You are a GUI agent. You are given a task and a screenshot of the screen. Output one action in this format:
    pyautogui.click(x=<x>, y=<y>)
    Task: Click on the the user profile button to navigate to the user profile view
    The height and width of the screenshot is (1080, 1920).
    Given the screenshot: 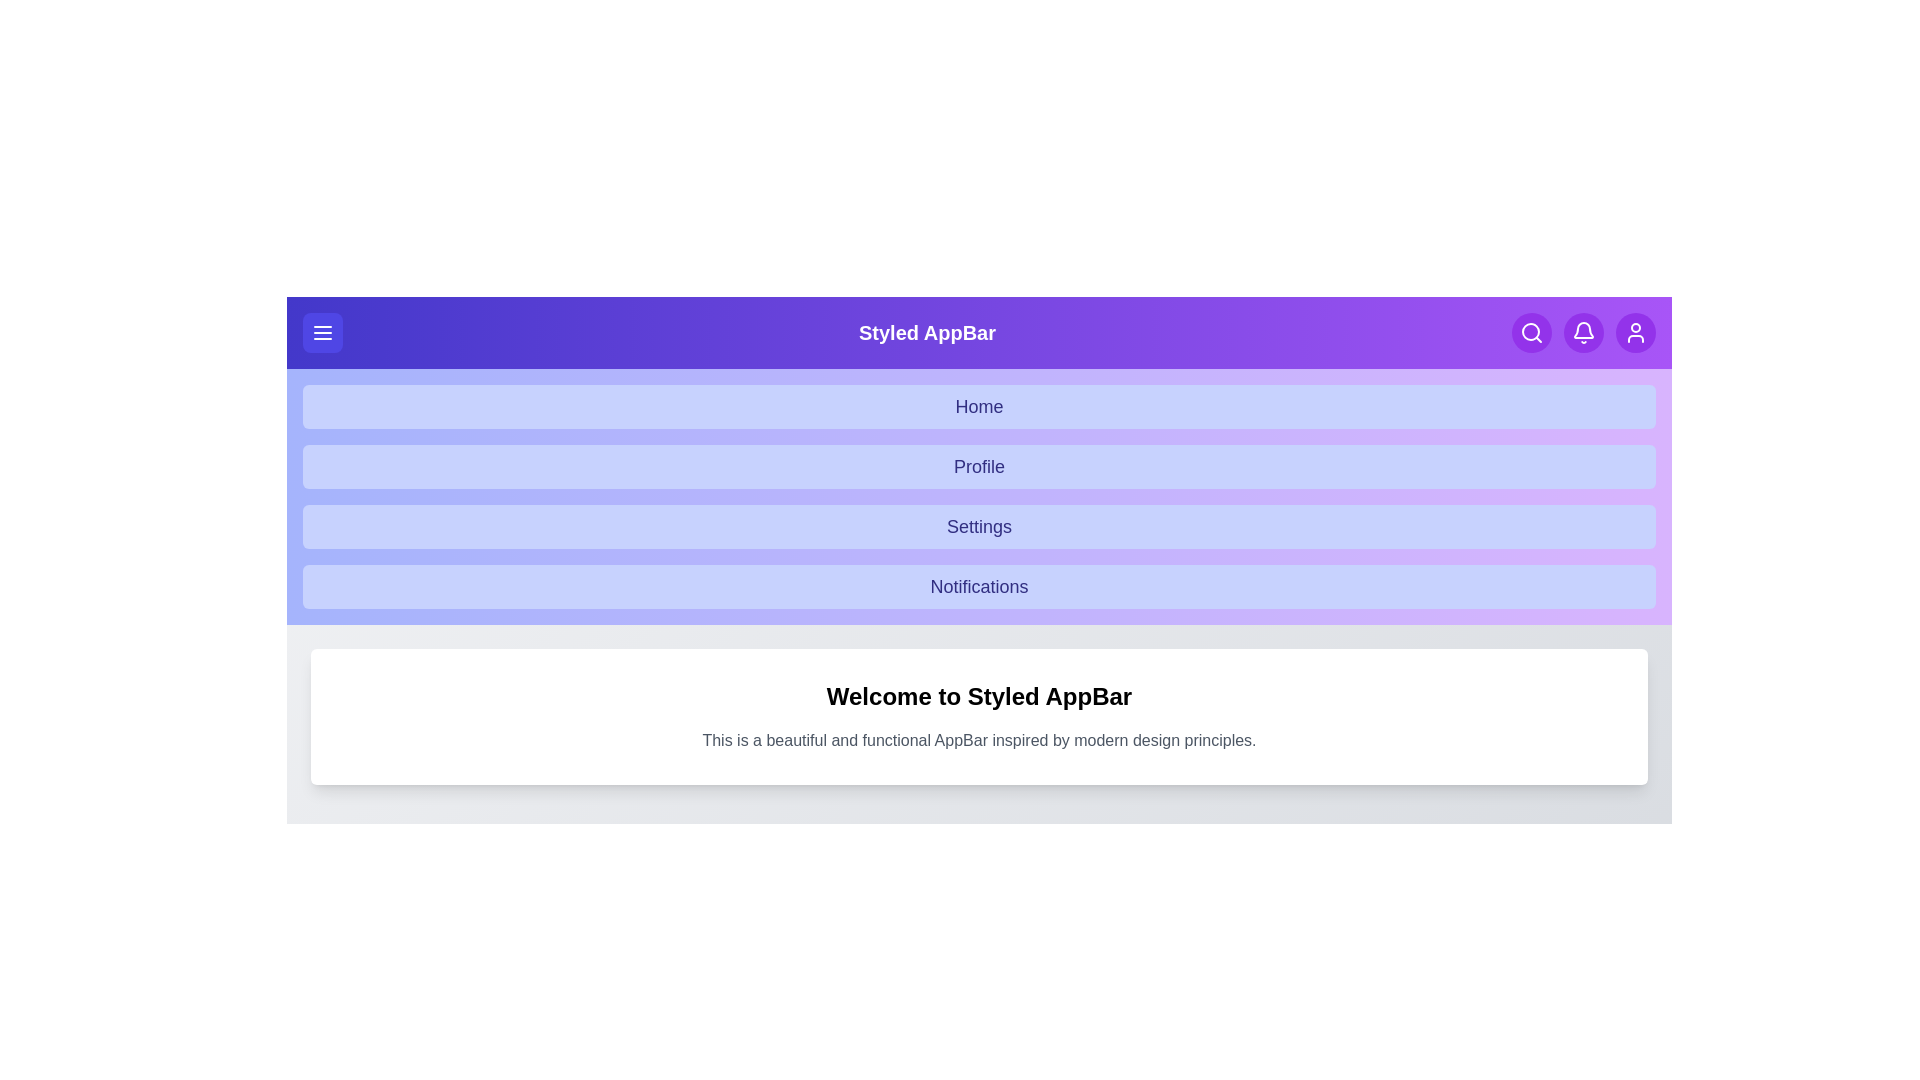 What is the action you would take?
    pyautogui.click(x=1636, y=331)
    